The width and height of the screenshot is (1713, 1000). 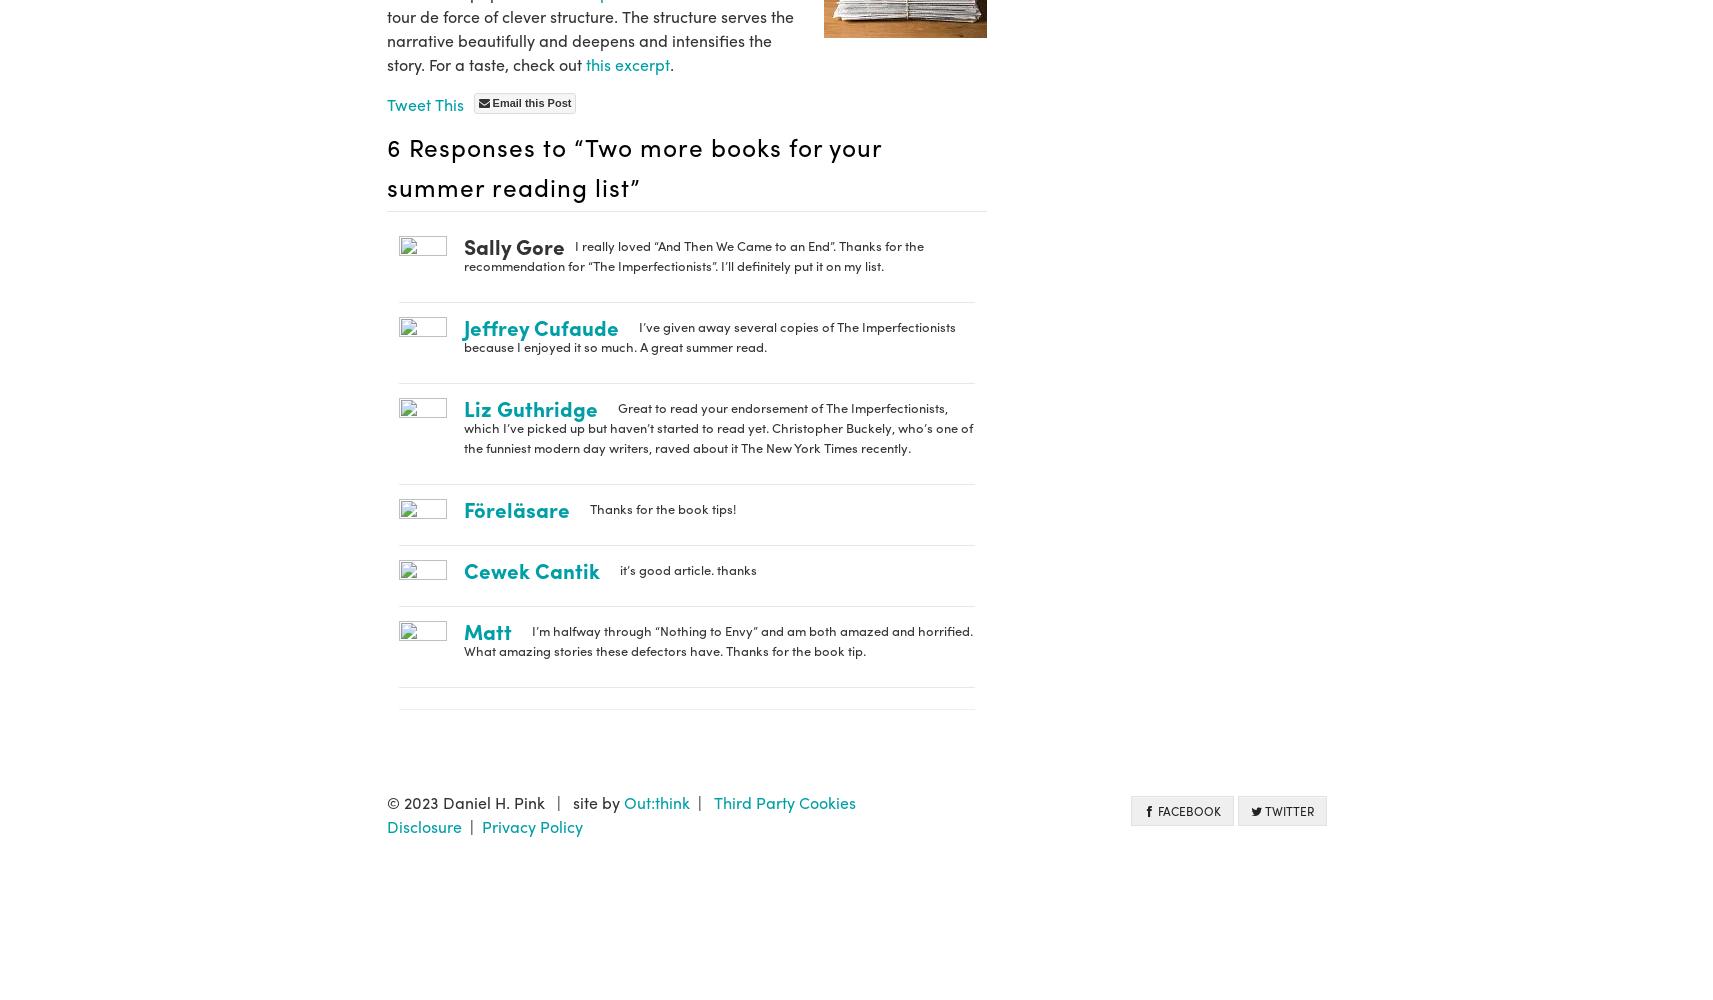 What do you see at coordinates (692, 255) in the screenshot?
I see `'I really loved “And Then We Came to an End”. Thanks for the recommendation for “The Imperfectionists”. I’ll definitely put it on my list.'` at bounding box center [692, 255].